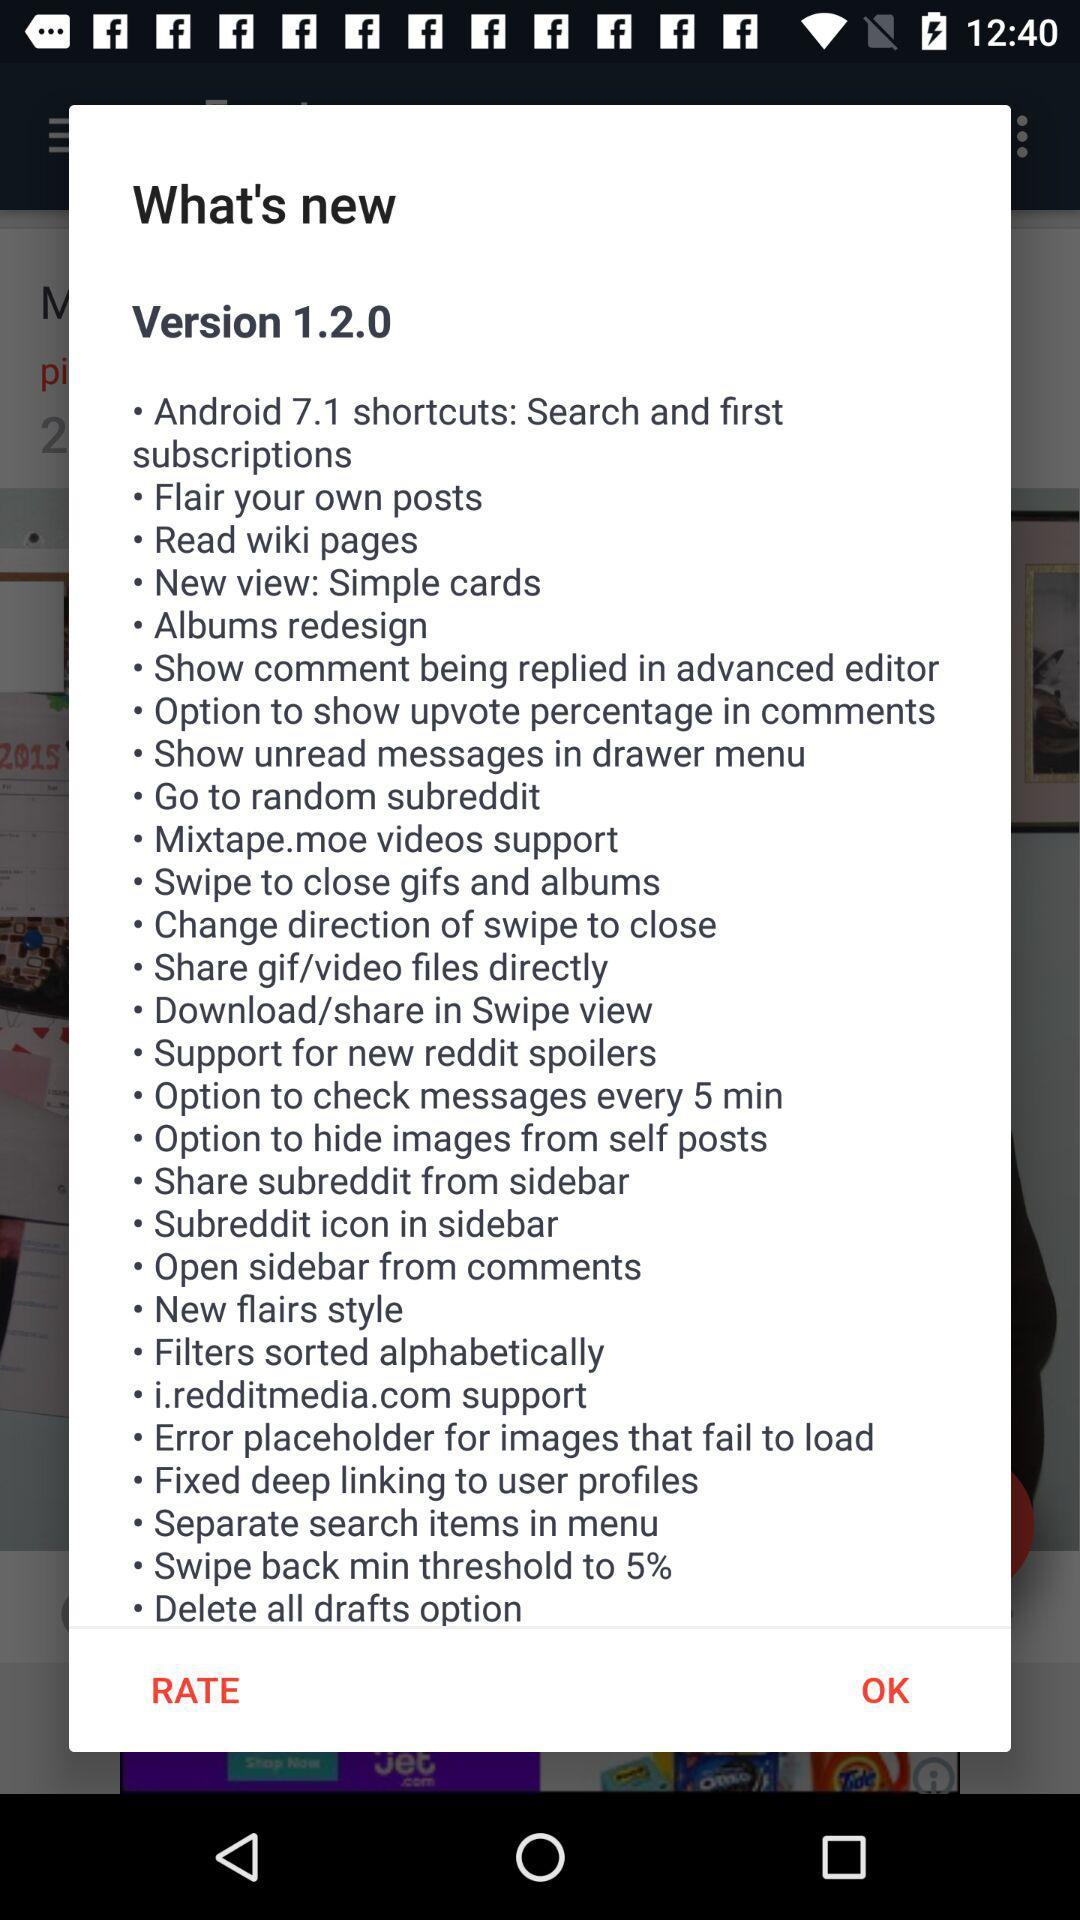 The image size is (1080, 1920). I want to click on item to the right of the rate item, so click(883, 1688).